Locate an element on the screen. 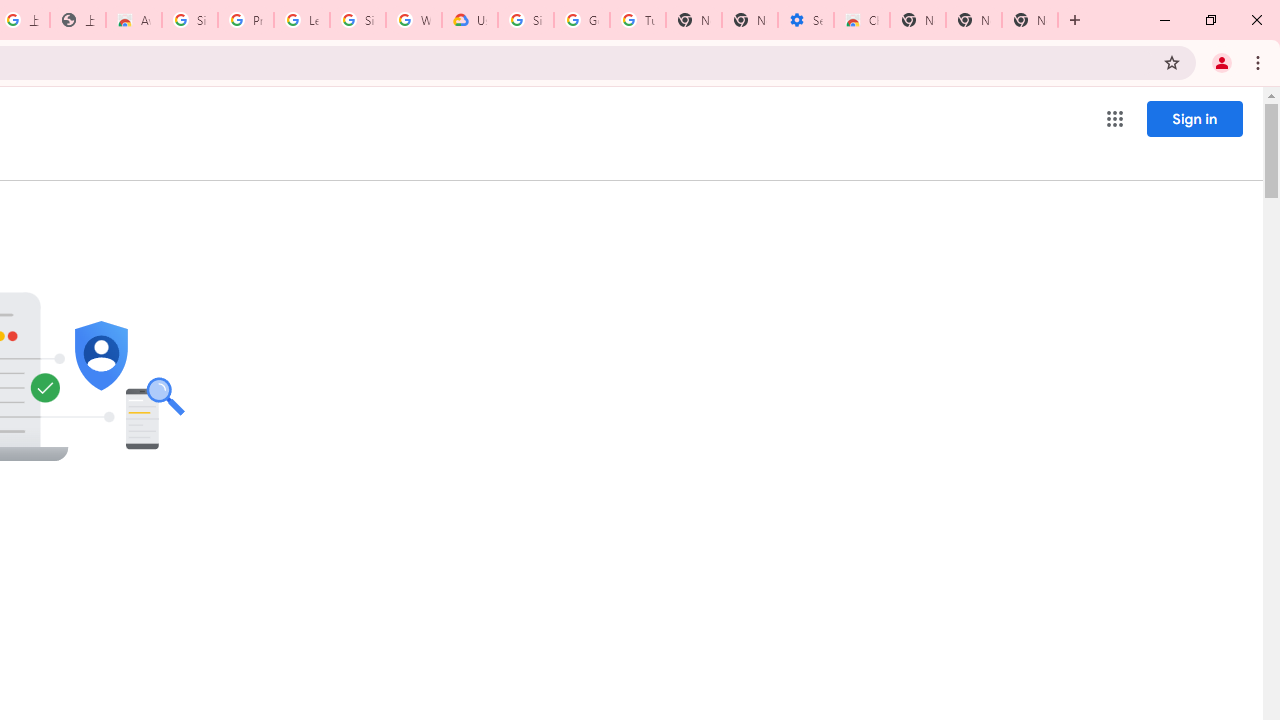 Image resolution: width=1280 pixels, height=720 pixels. 'Sign in - Google Accounts' is located at coordinates (526, 20).